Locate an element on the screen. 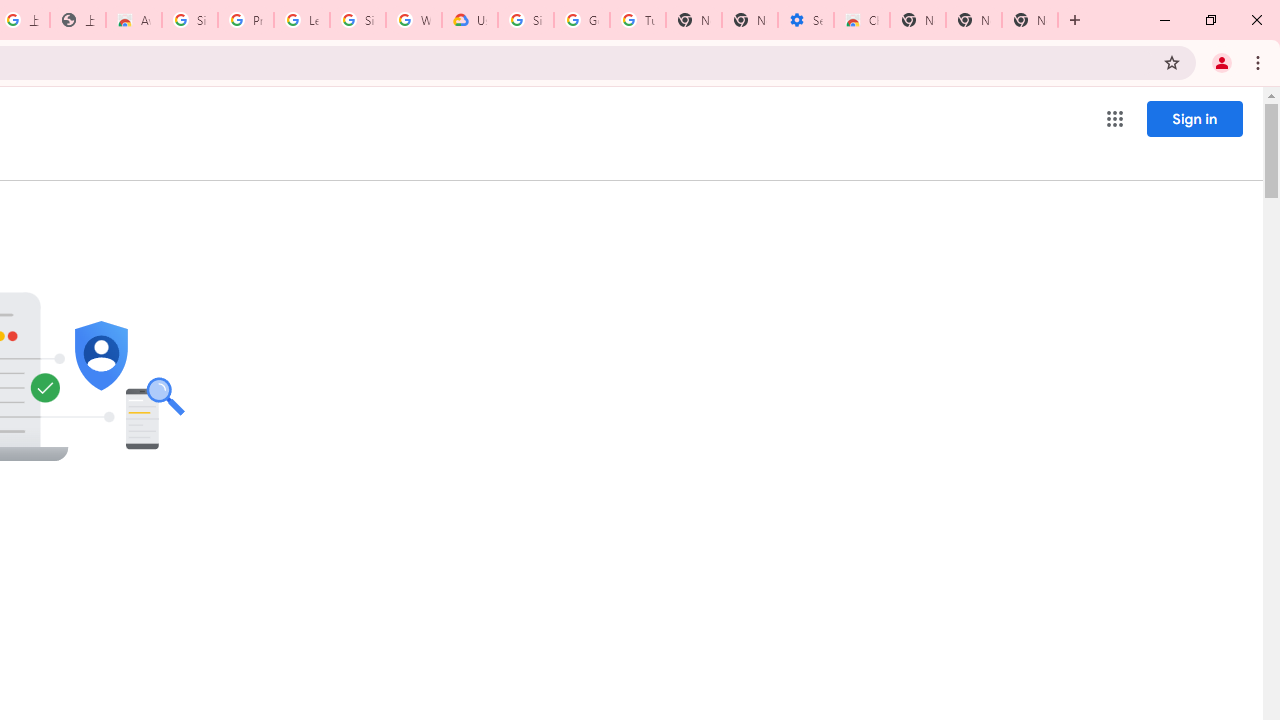 Image resolution: width=1280 pixels, height=720 pixels. 'Sign in - Google Accounts' is located at coordinates (526, 20).